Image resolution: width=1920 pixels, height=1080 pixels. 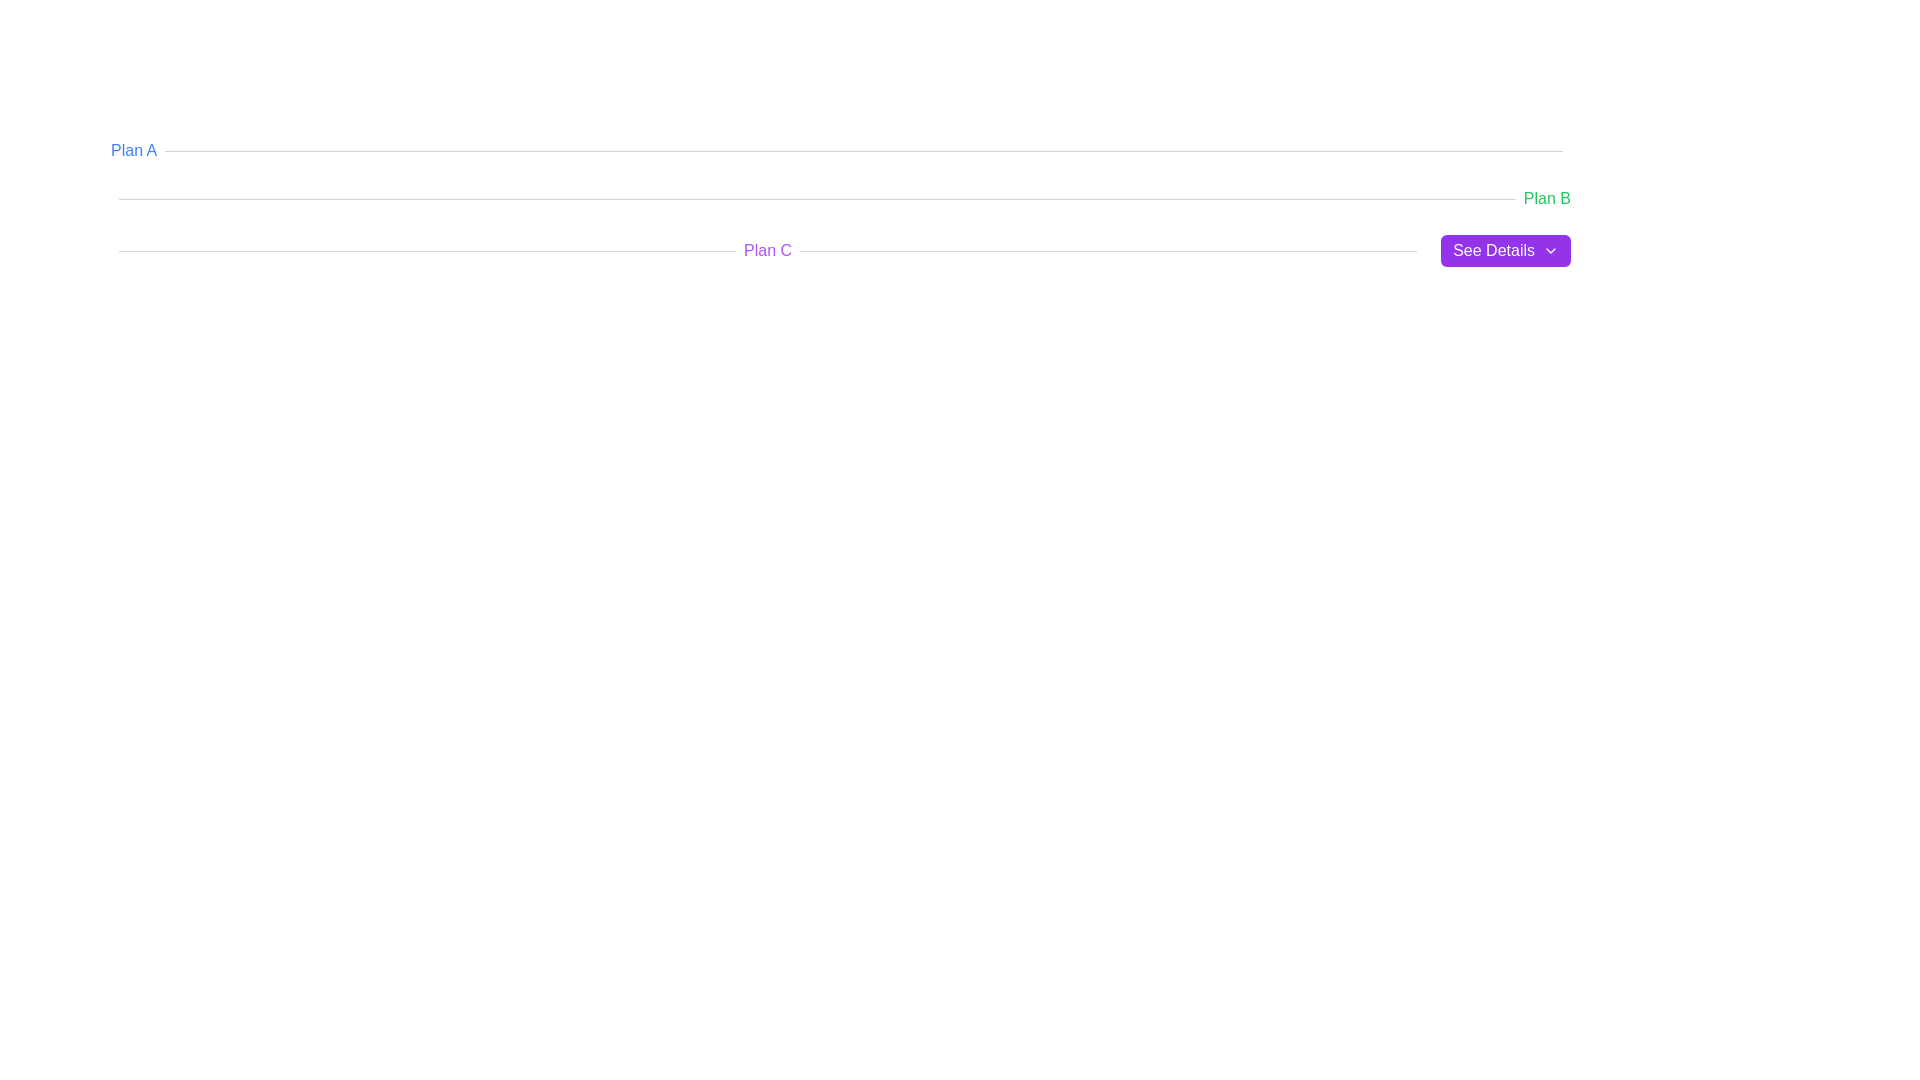 I want to click on the horizontal rule or divider located under the 'Plan C' section and to the left of the 'See Details' button, so click(x=1107, y=249).